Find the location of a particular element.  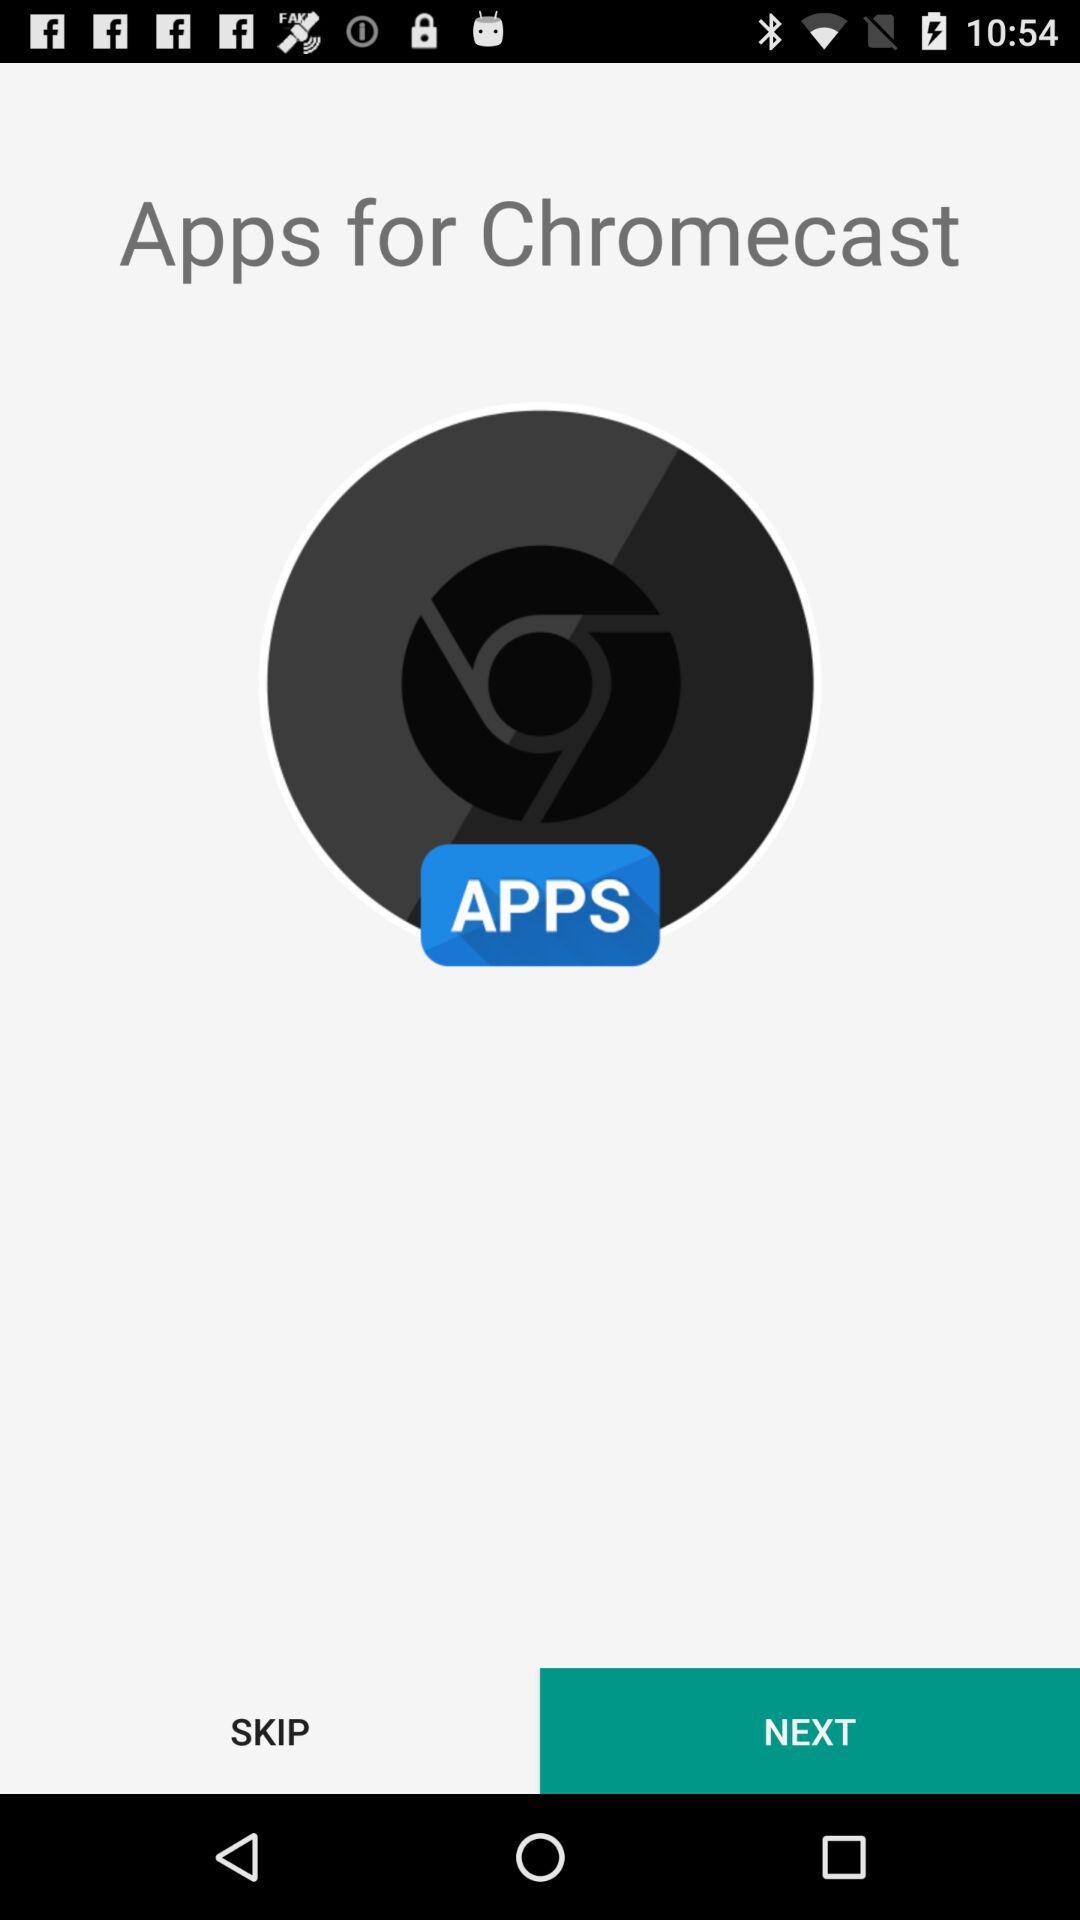

next at the bottom right corner is located at coordinates (810, 1730).